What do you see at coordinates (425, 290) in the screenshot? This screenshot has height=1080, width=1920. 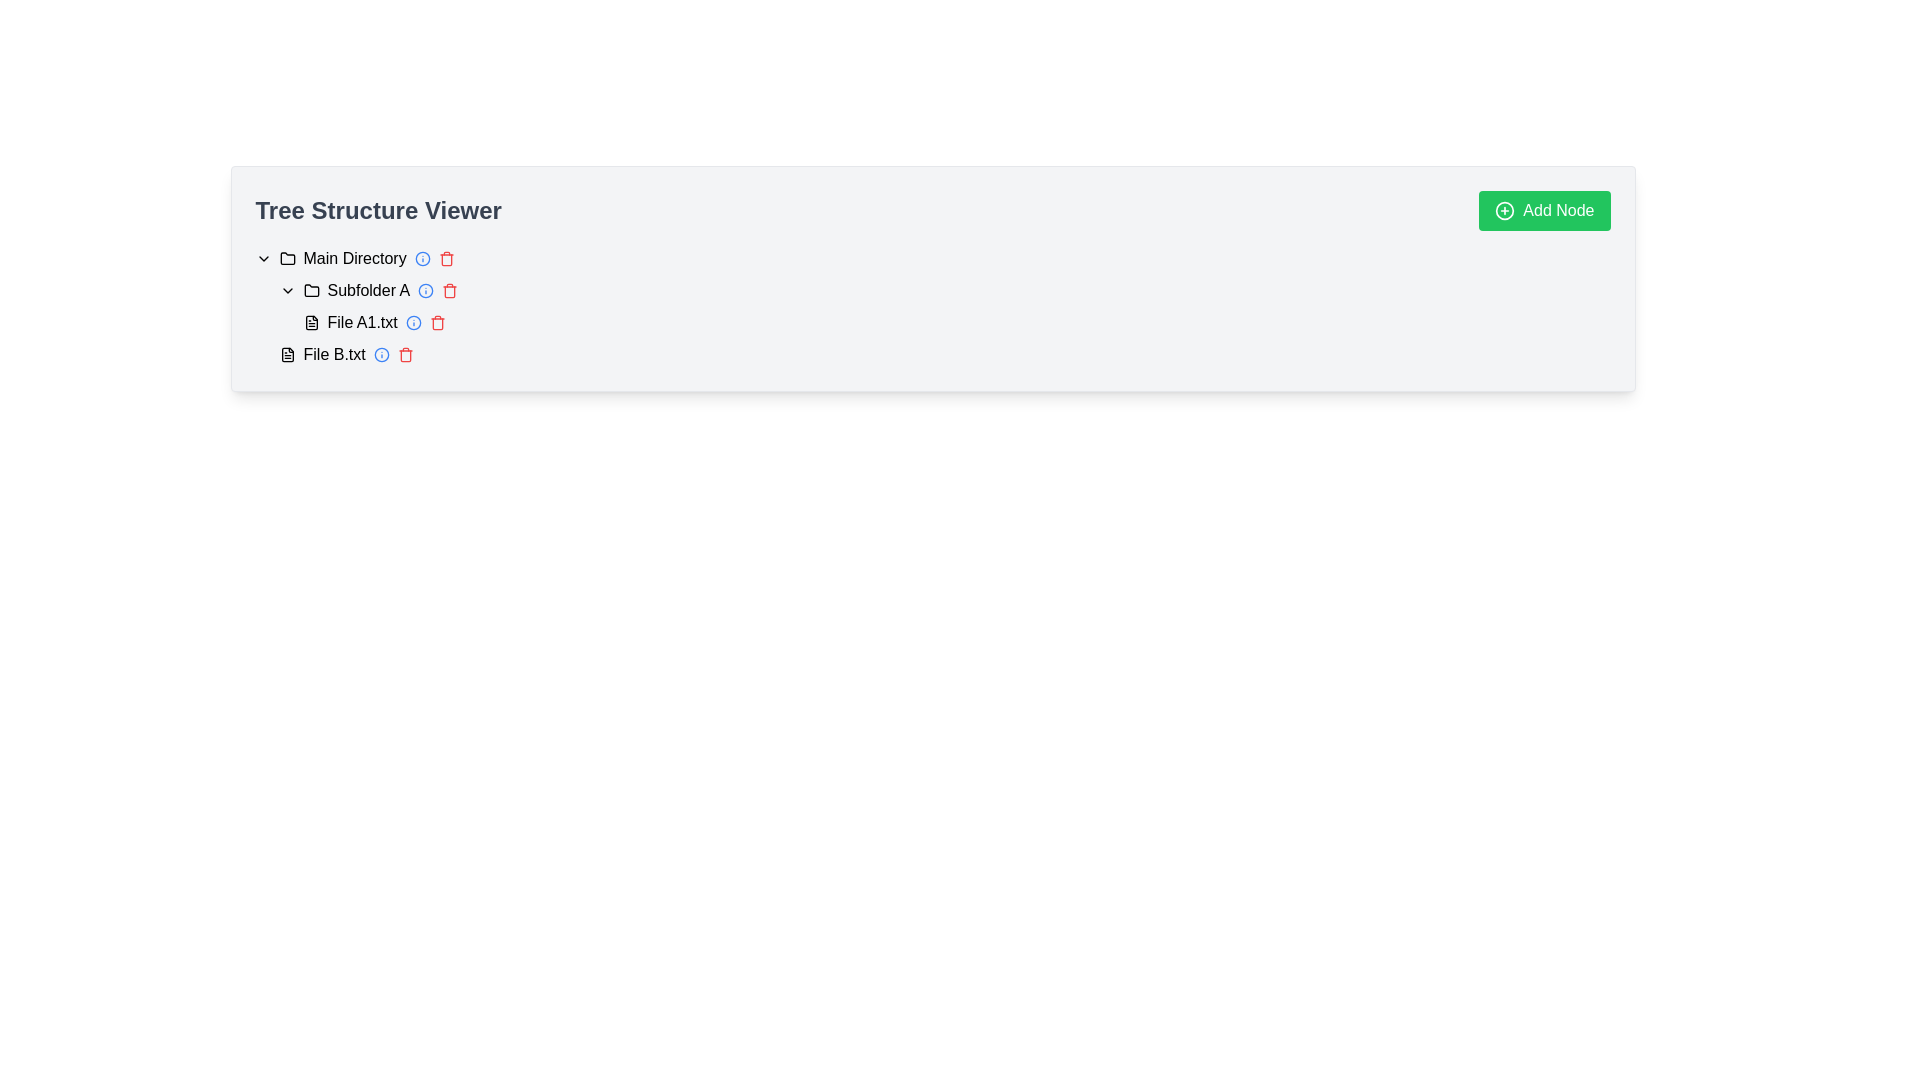 I see `the information icon located to the right of the 'Subfolder A' text label` at bounding box center [425, 290].